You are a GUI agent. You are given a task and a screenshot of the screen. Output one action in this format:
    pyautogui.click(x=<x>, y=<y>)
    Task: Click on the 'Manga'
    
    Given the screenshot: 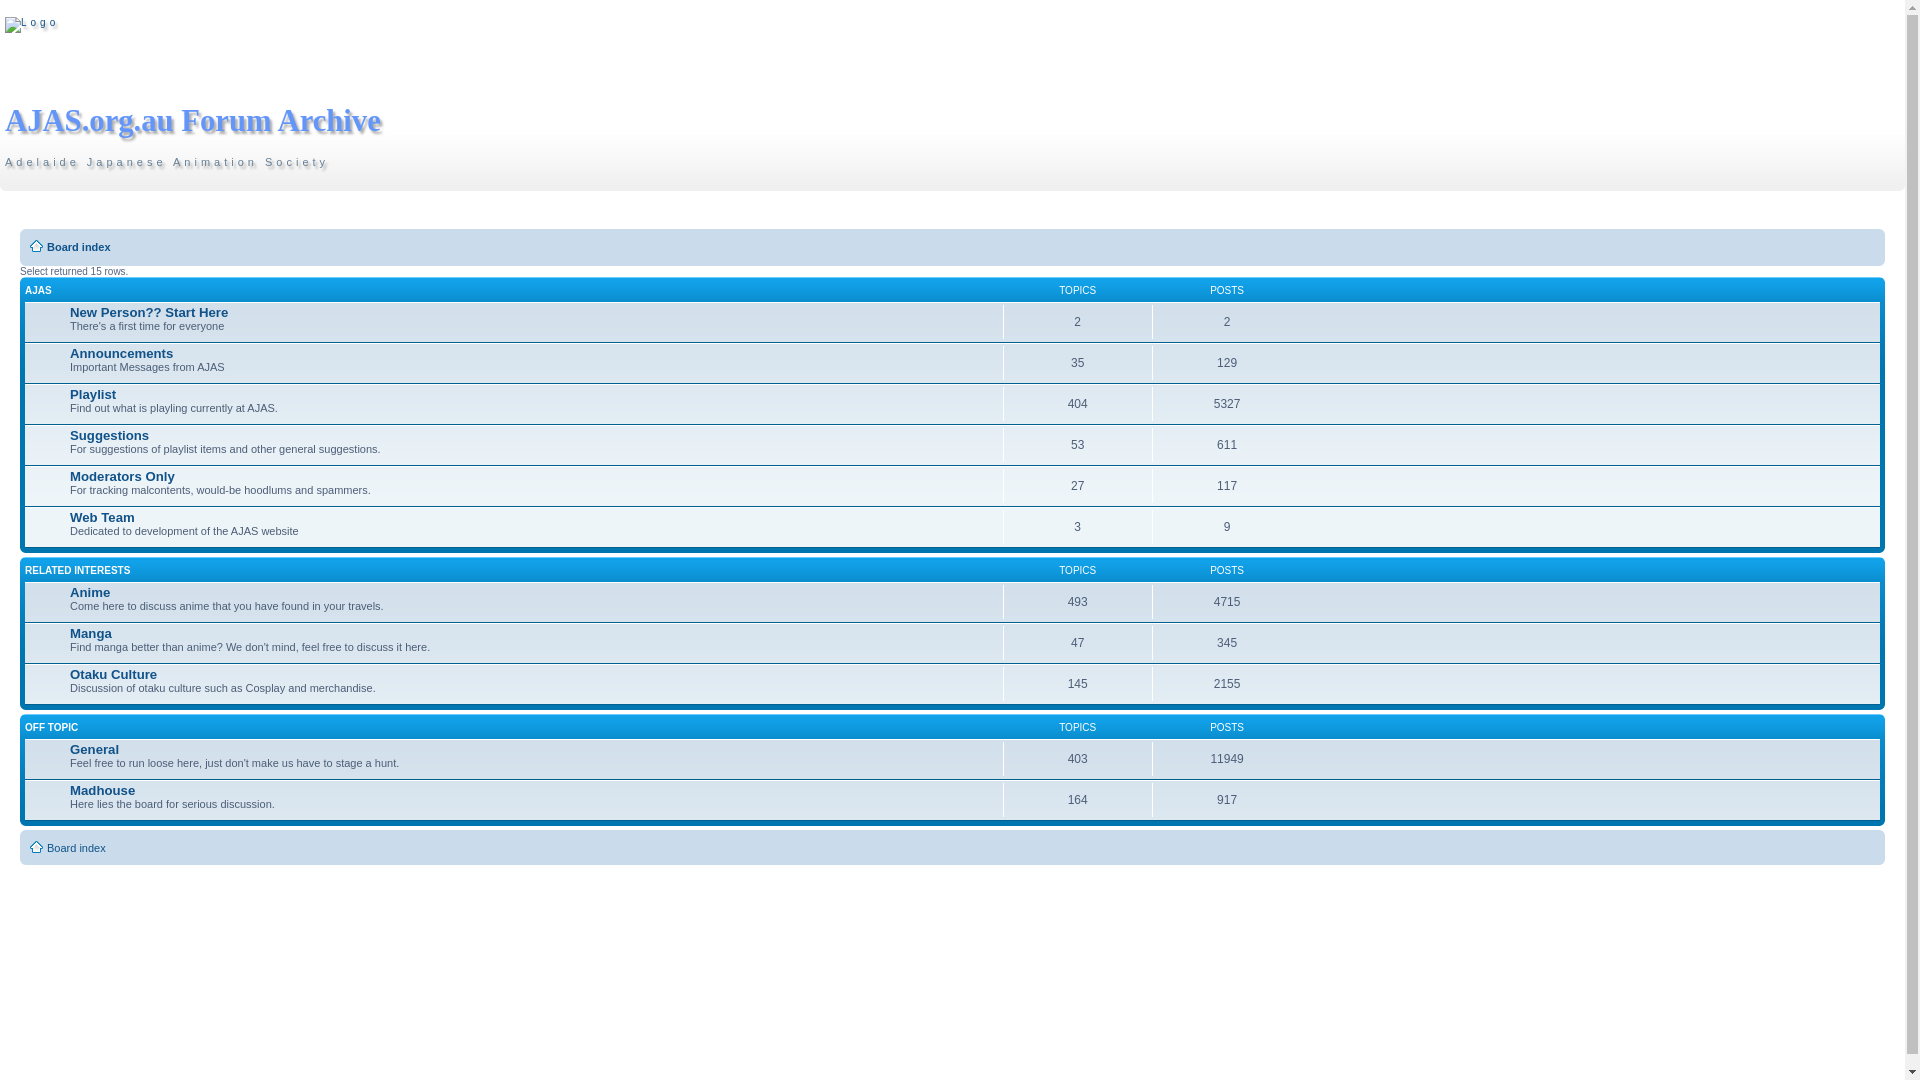 What is the action you would take?
    pyautogui.click(x=90, y=633)
    